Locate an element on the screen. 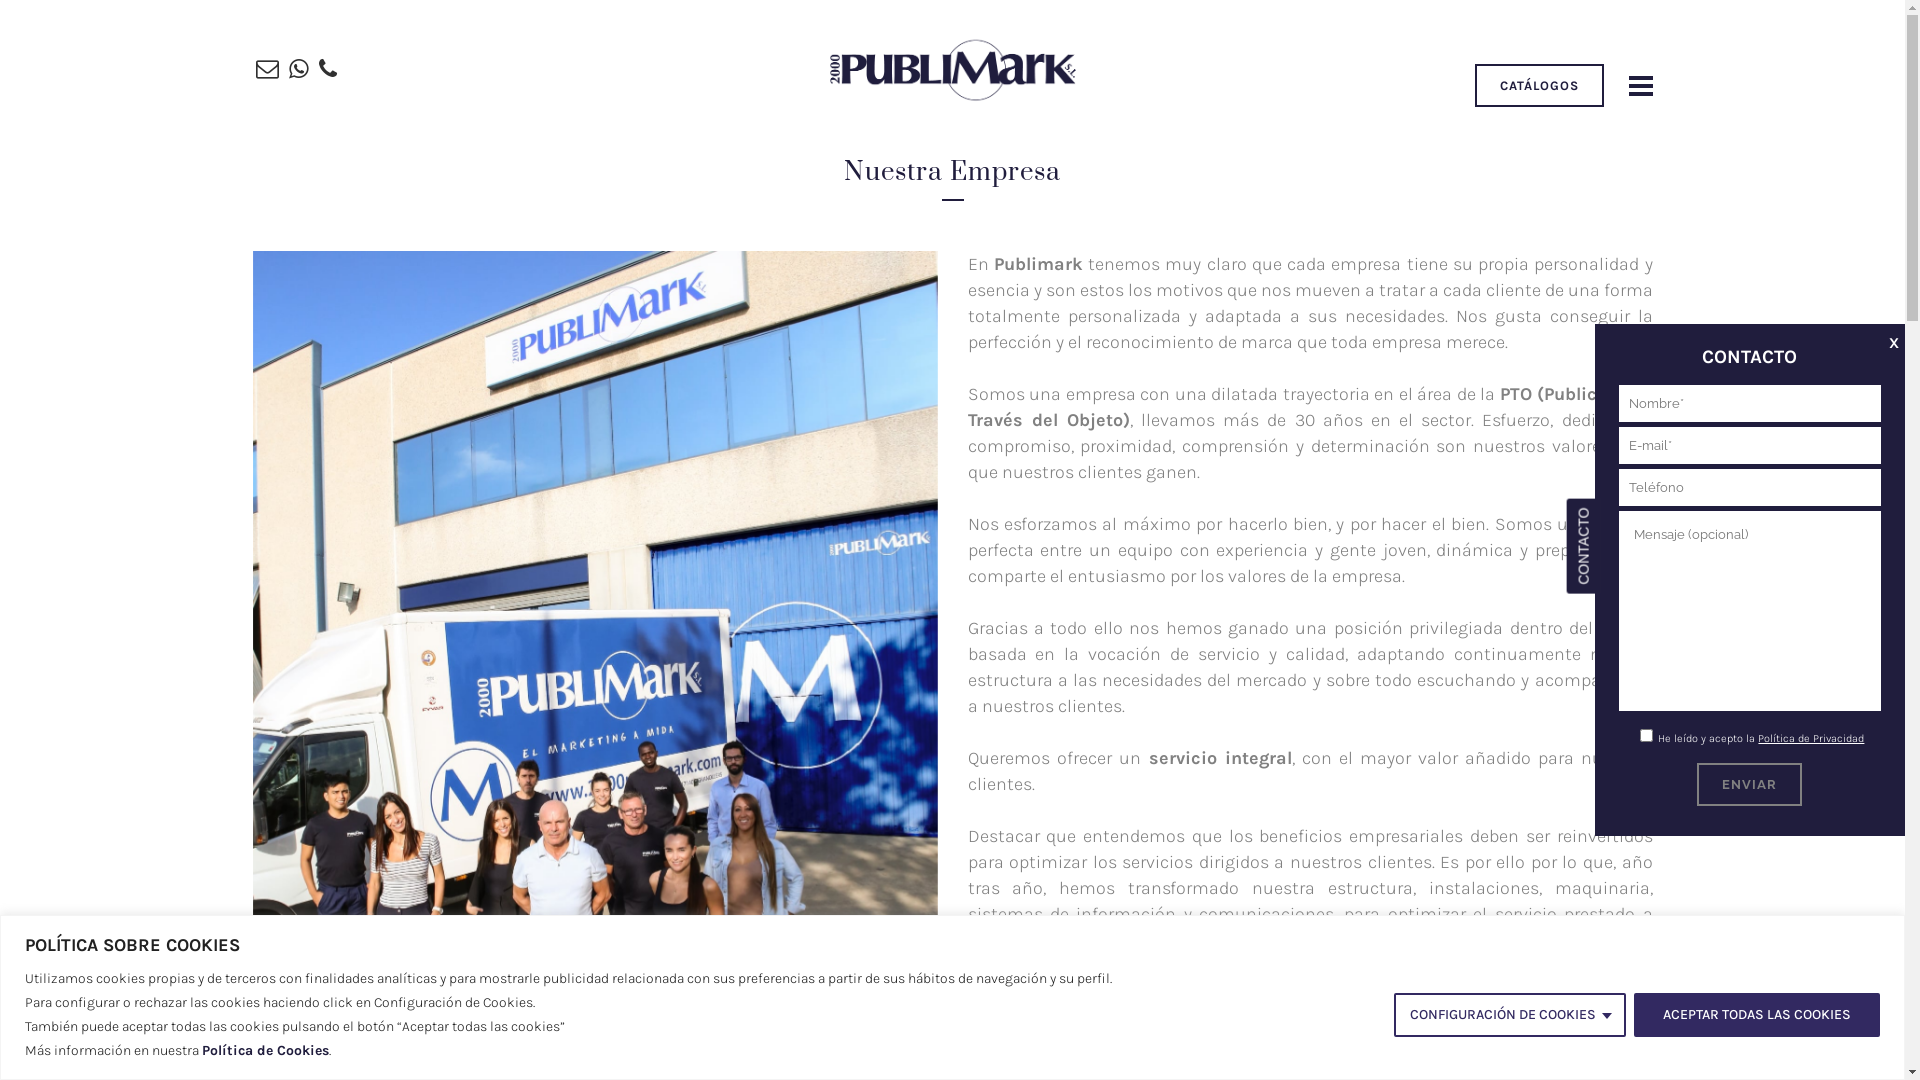 The height and width of the screenshot is (1080, 1920). 'ACEPTAR TODAS LAS COOKIES' is located at coordinates (1755, 1014).